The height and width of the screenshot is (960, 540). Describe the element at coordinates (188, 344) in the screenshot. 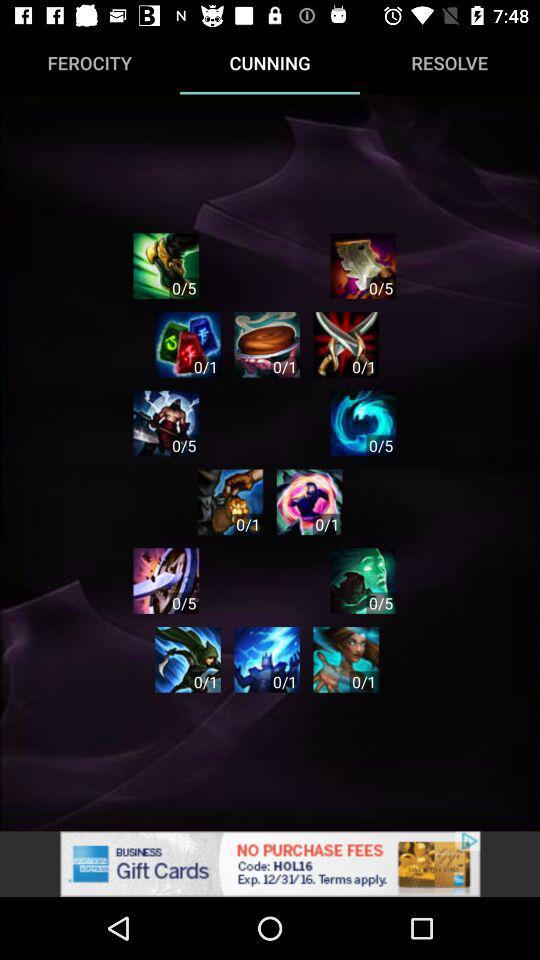

I see `game logo` at that location.